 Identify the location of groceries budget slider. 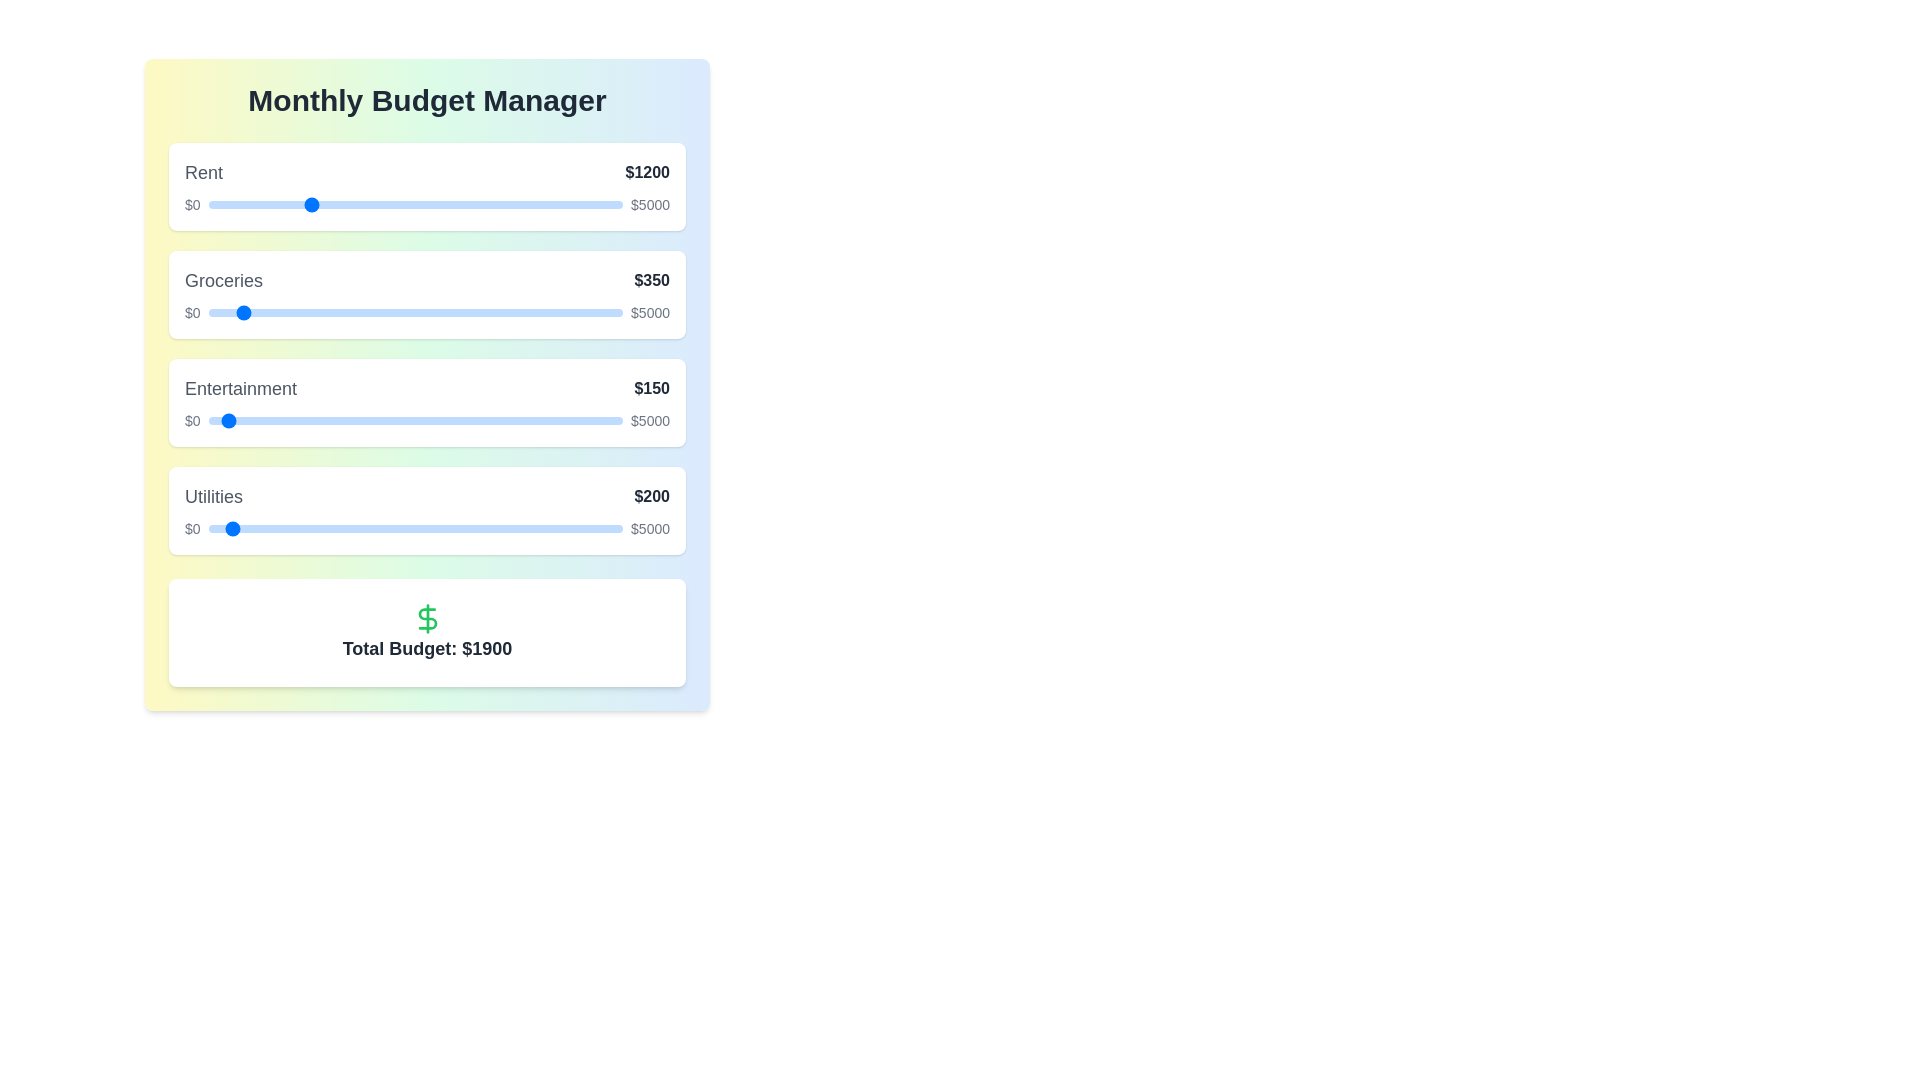
(262, 312).